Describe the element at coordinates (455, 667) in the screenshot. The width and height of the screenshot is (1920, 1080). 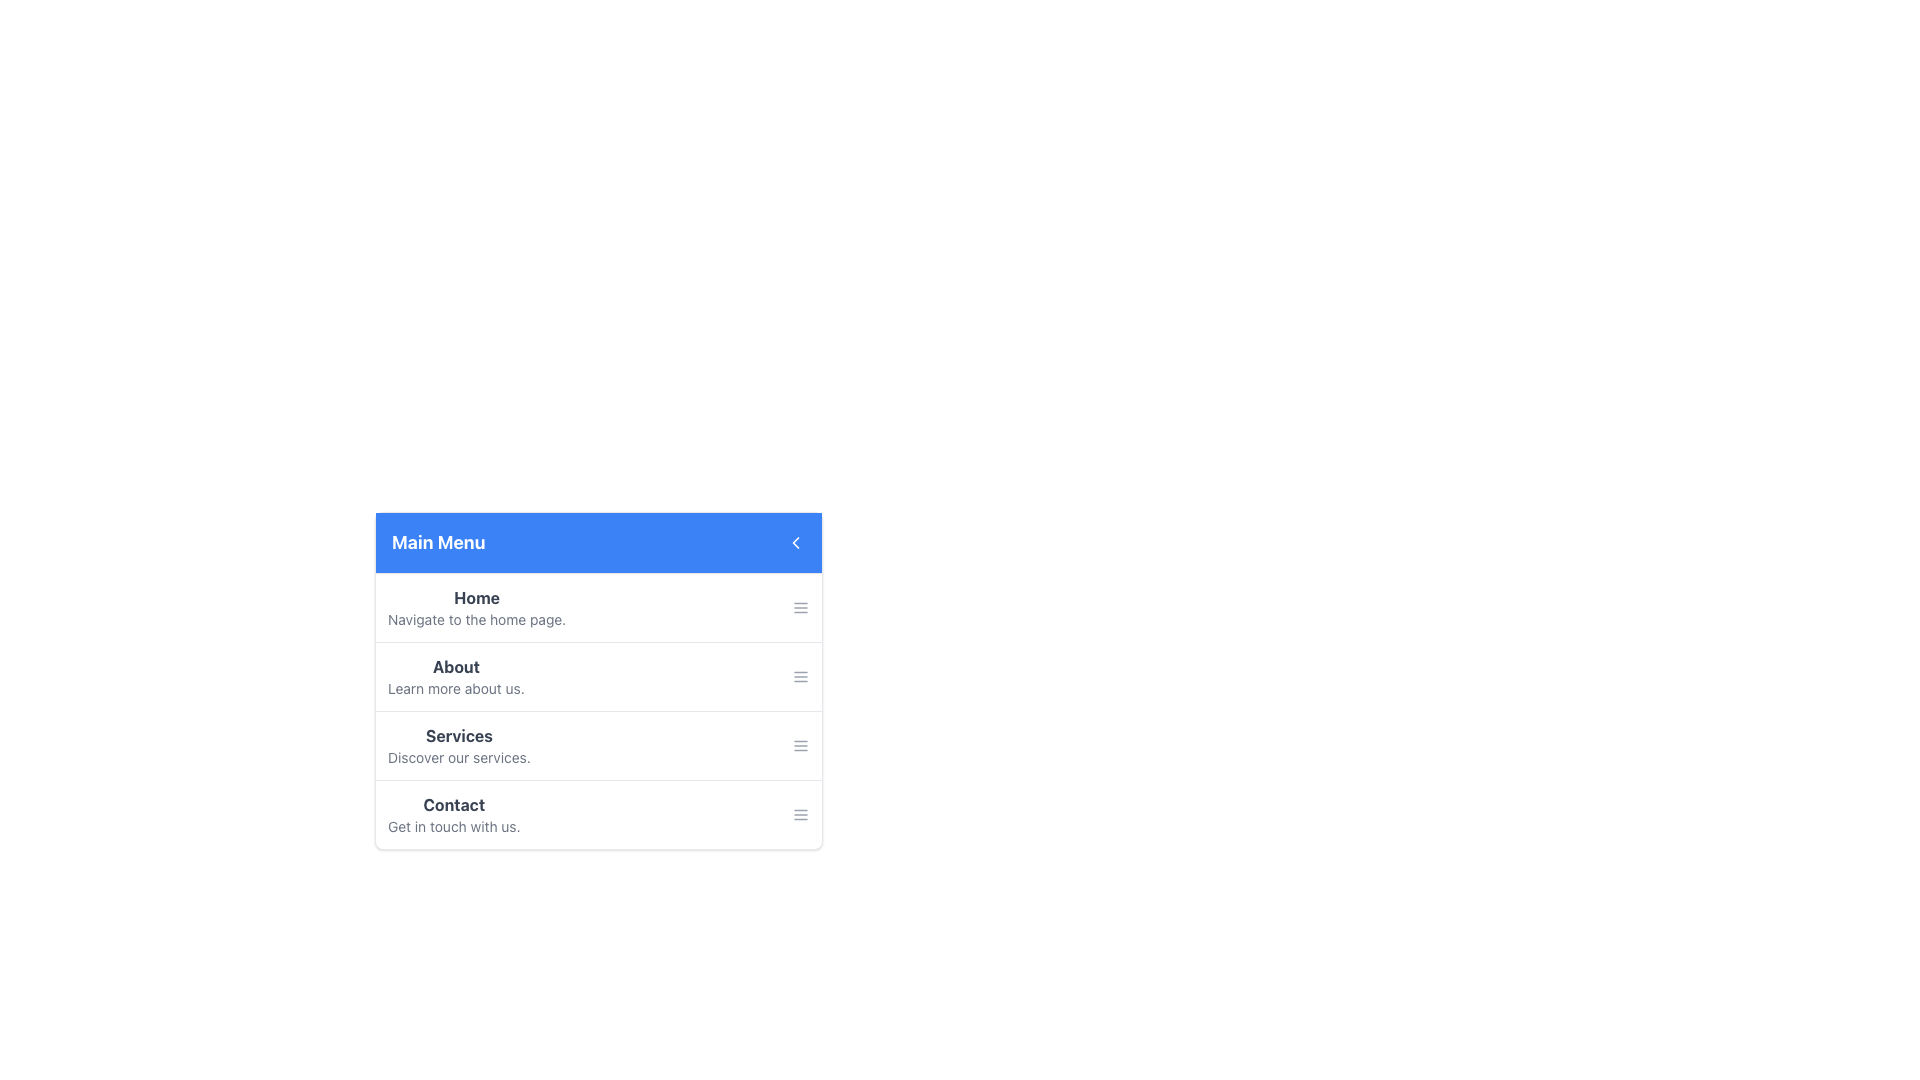
I see `the bold 'About' text label in the menu, which is styled in gray and positioned above the 'Services' item` at that location.